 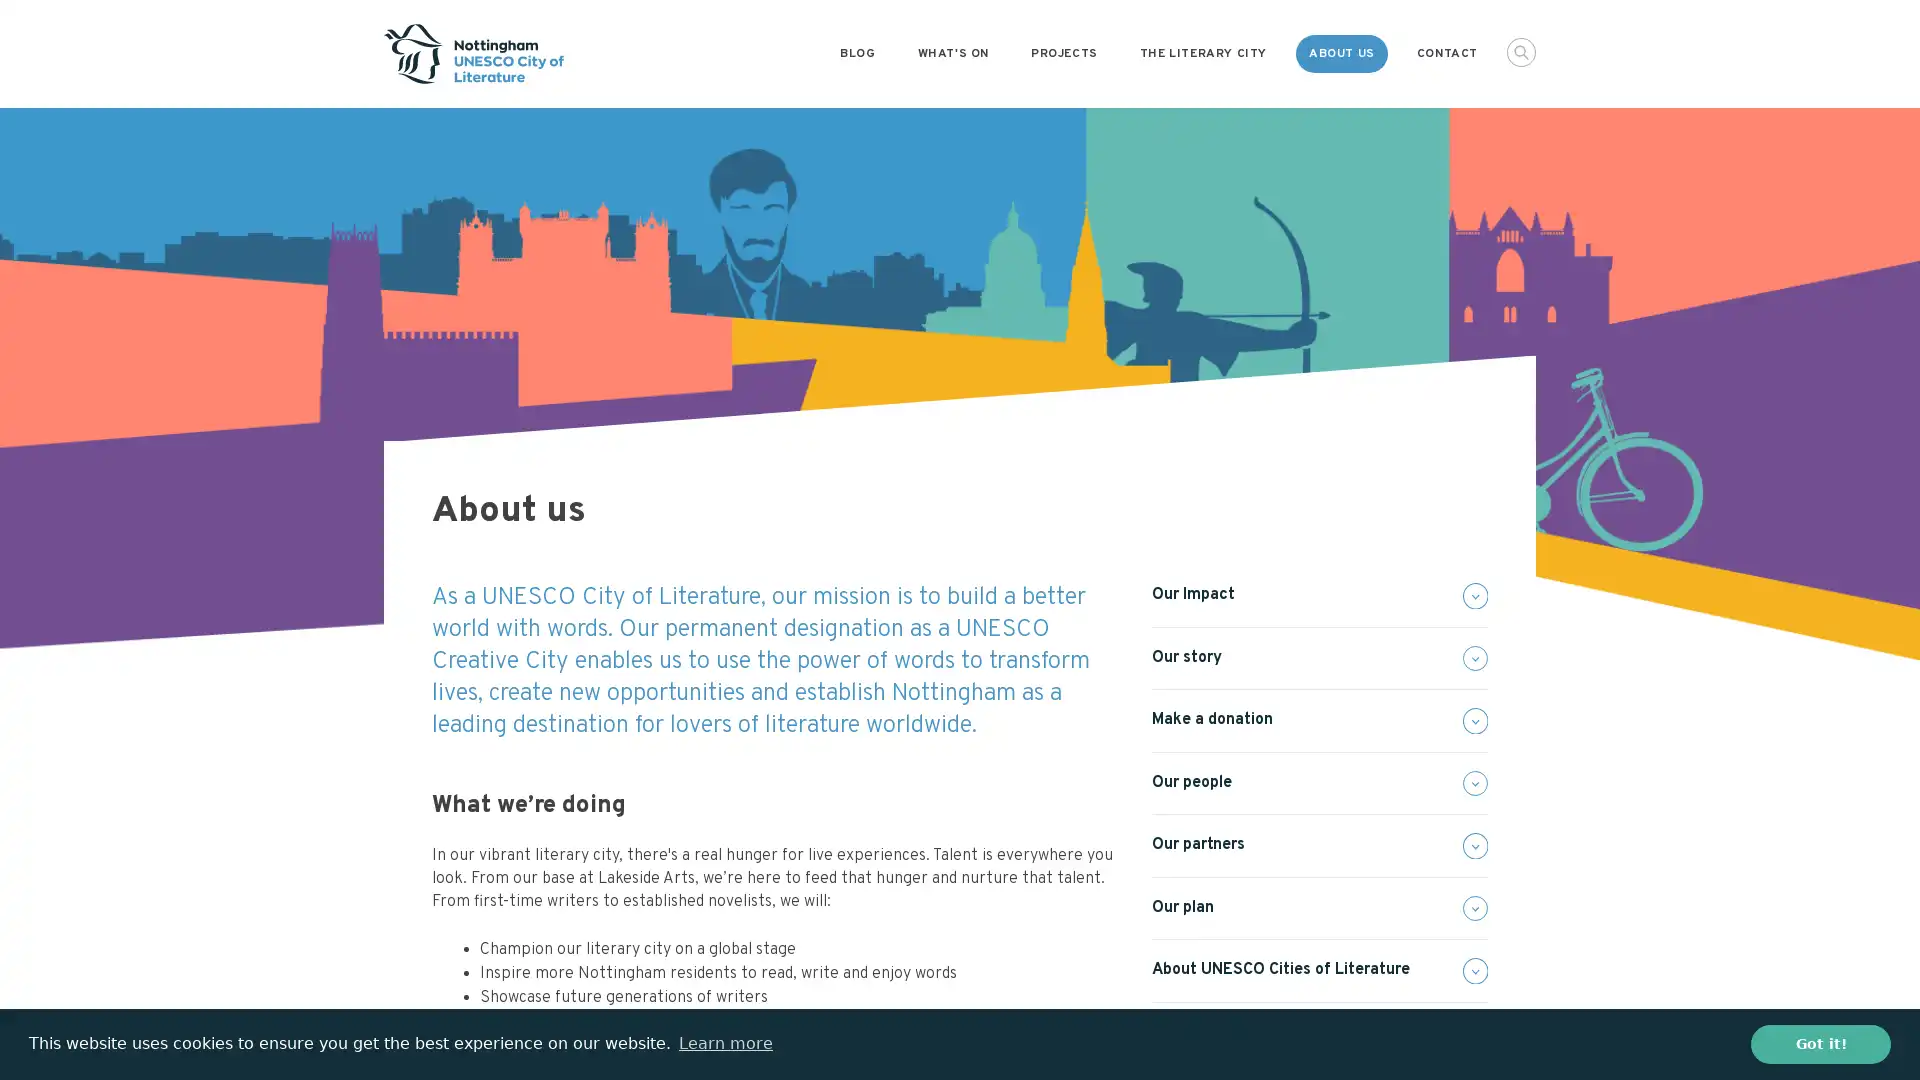 What do you see at coordinates (1820, 1043) in the screenshot?
I see `dismiss cookie message` at bounding box center [1820, 1043].